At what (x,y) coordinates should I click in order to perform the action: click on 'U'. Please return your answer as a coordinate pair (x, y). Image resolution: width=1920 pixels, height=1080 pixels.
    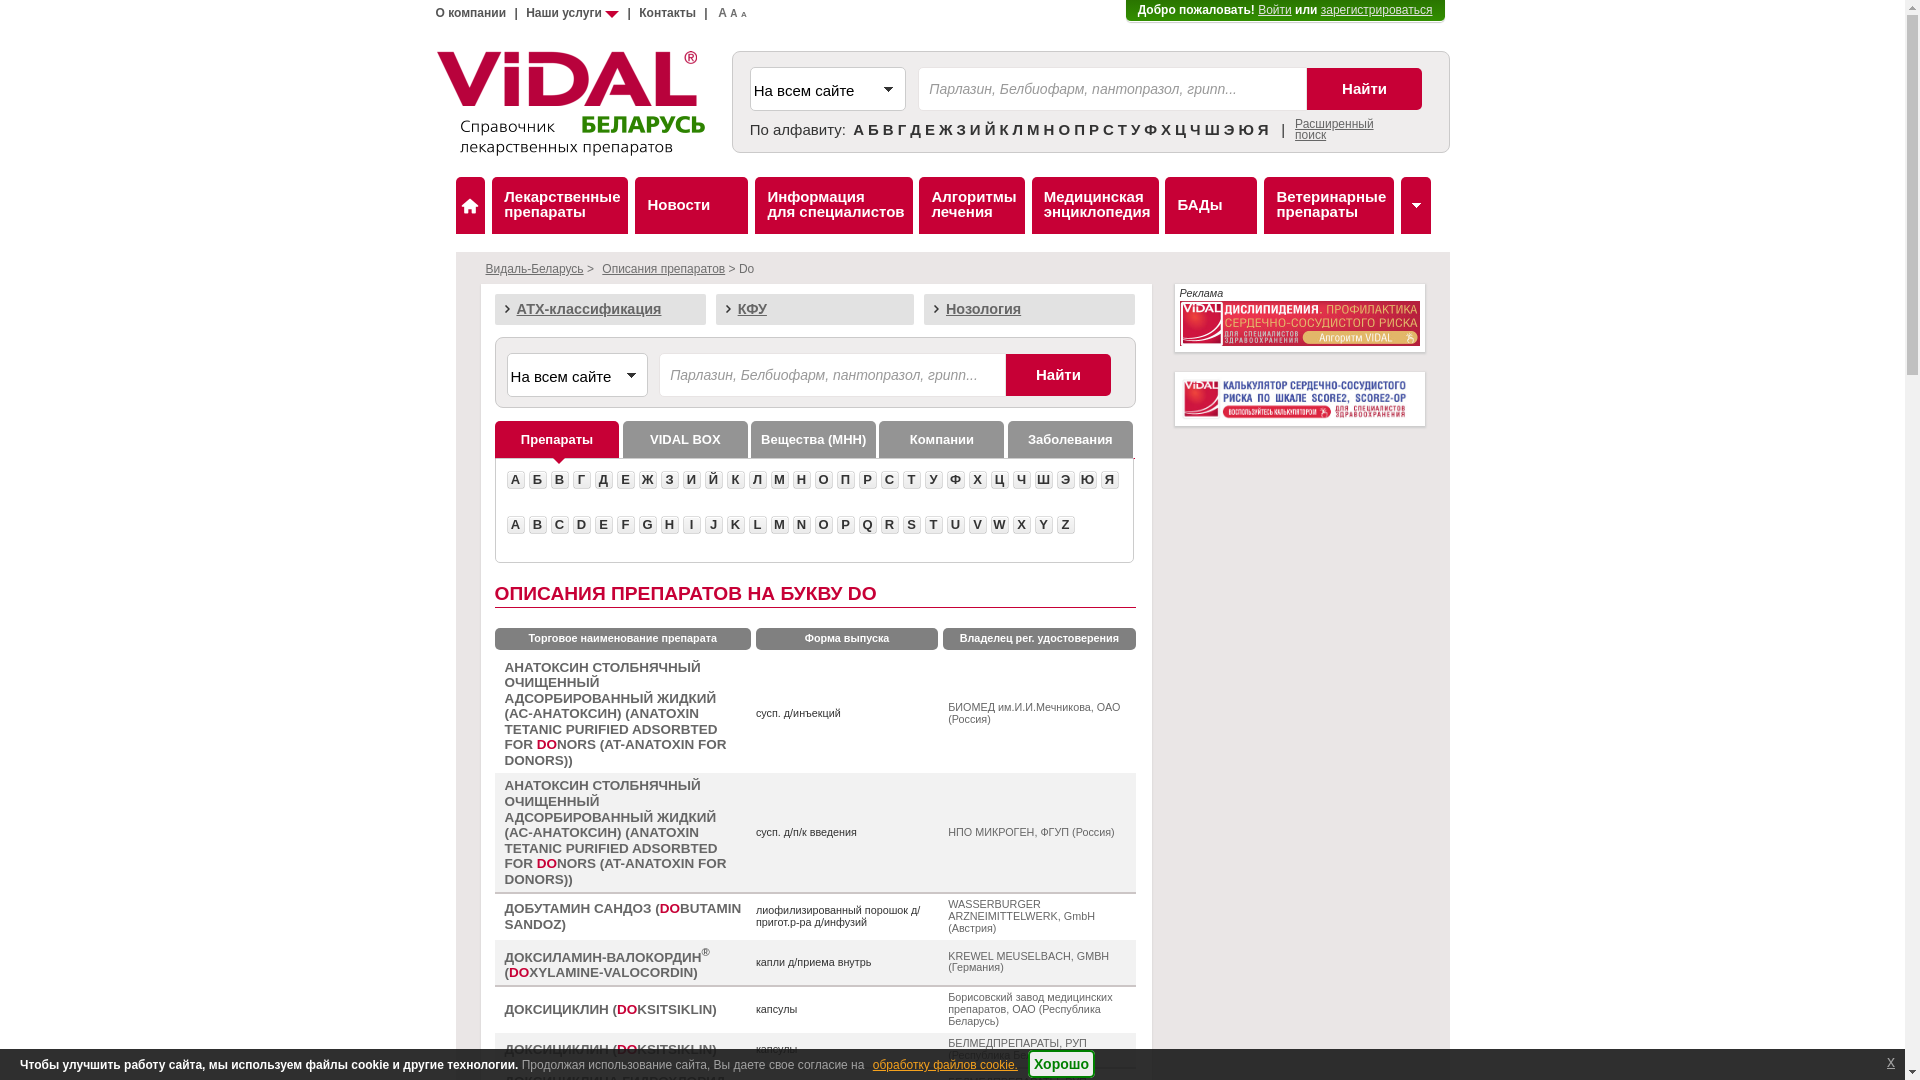
    Looking at the image, I should click on (954, 523).